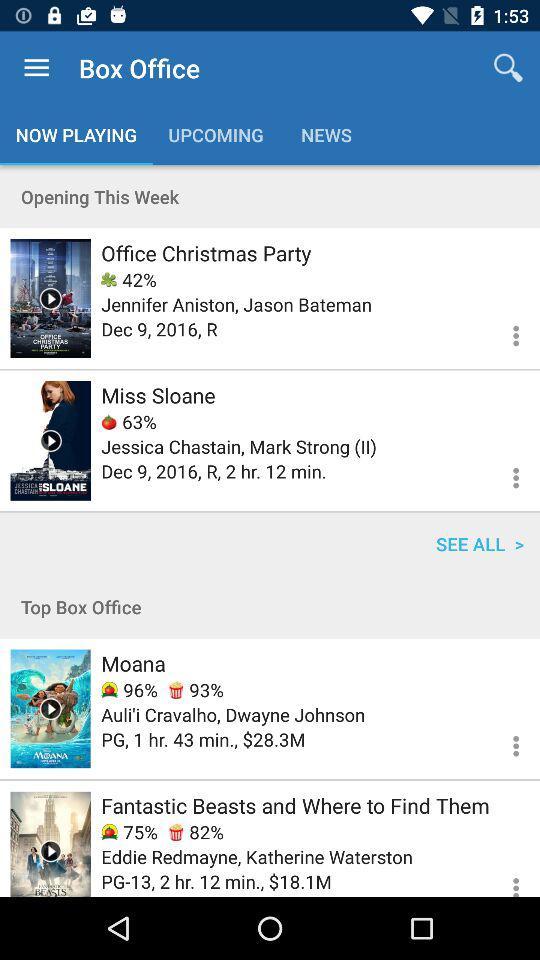 The height and width of the screenshot is (960, 540). What do you see at coordinates (503, 475) in the screenshot?
I see `movie options` at bounding box center [503, 475].